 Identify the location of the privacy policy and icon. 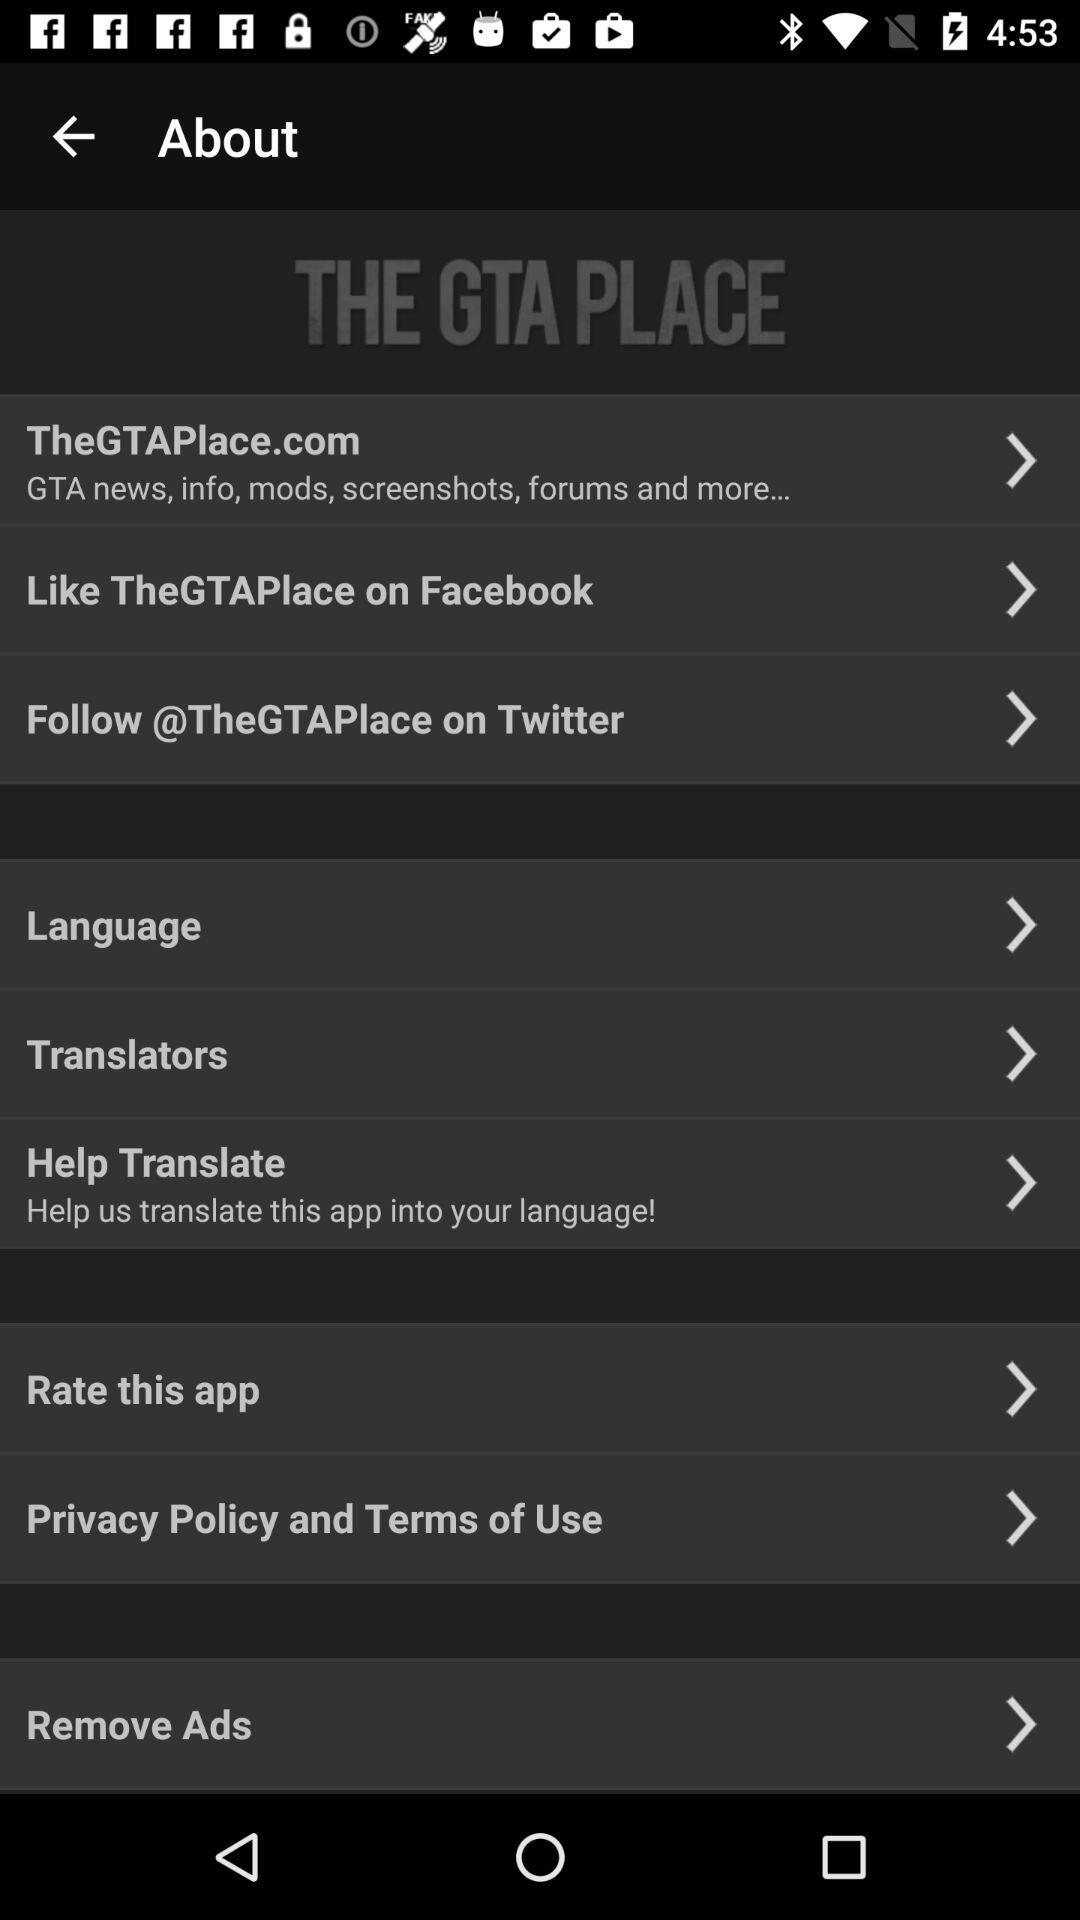
(314, 1517).